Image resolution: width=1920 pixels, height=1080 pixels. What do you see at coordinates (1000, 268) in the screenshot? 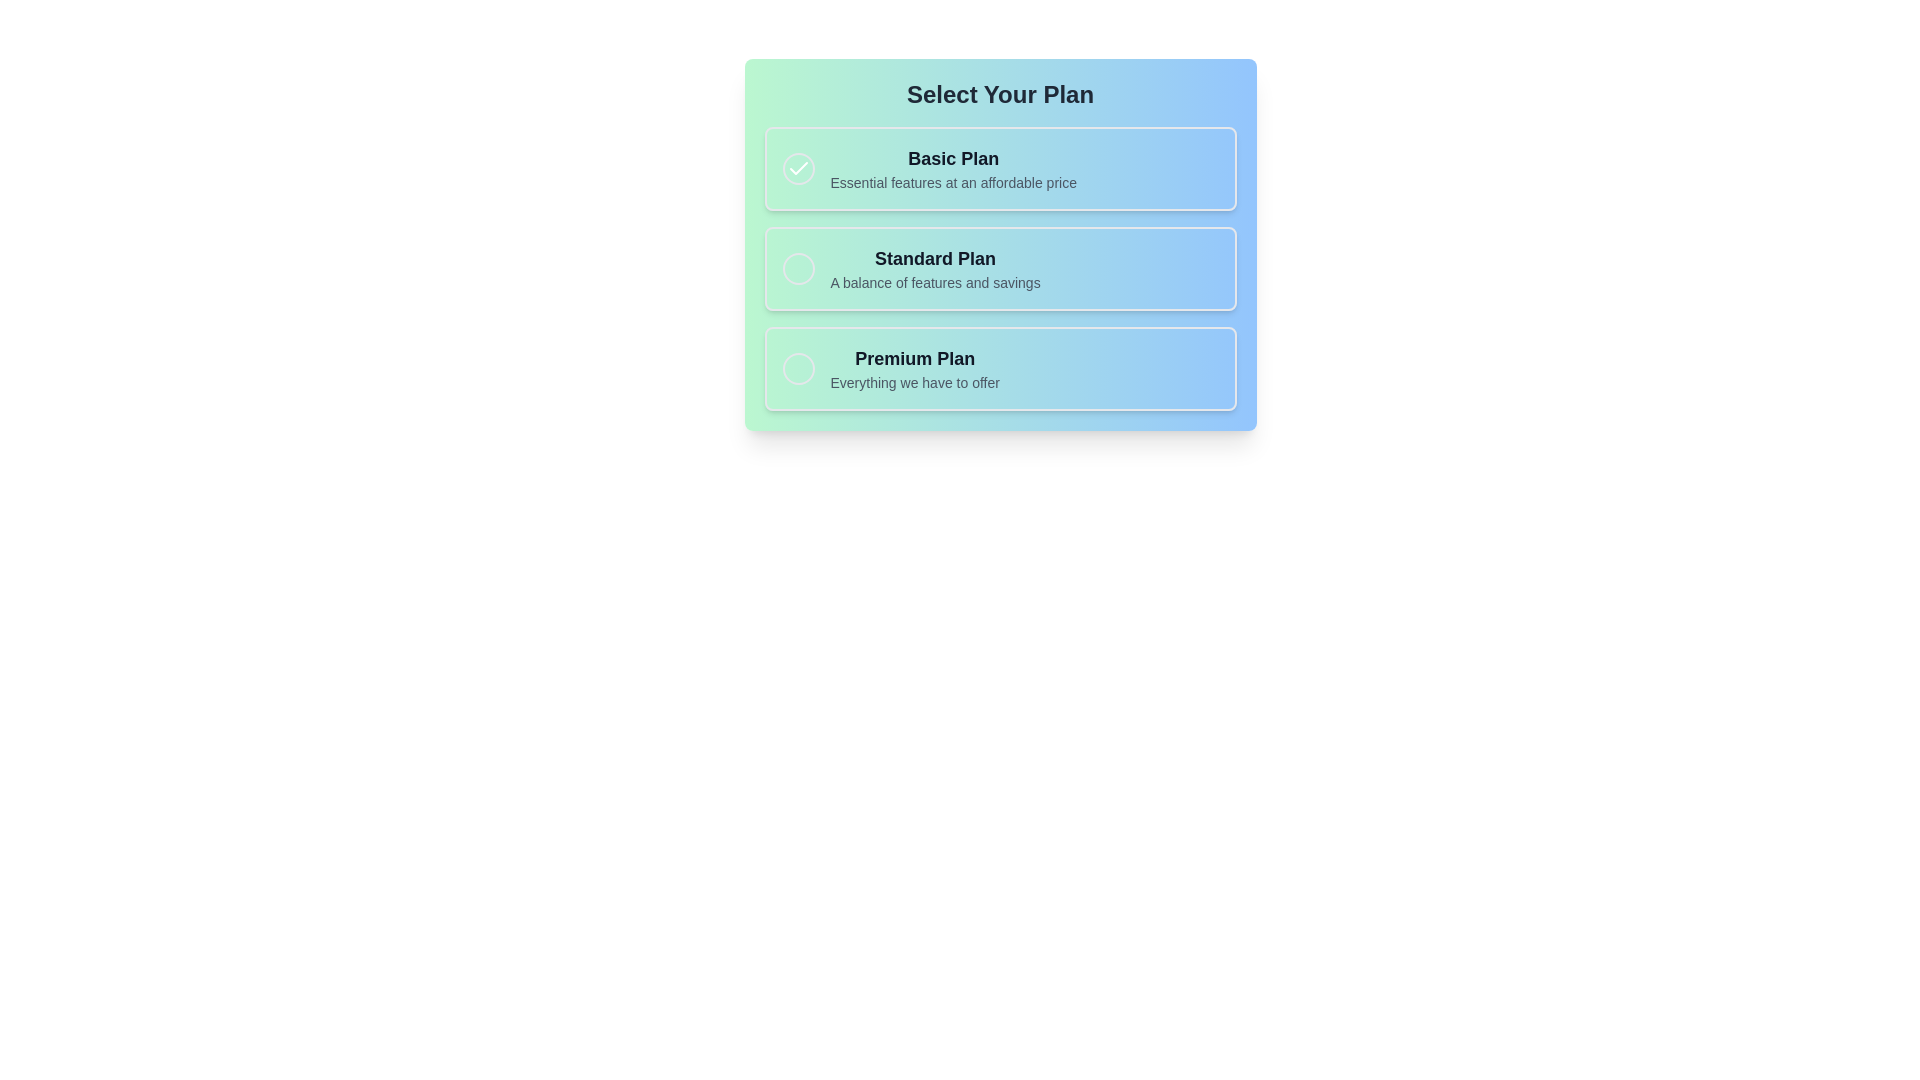
I see `the 'Standard Plan' button-like selection option, which is the second option in the 'Select Your Plan' group` at bounding box center [1000, 268].